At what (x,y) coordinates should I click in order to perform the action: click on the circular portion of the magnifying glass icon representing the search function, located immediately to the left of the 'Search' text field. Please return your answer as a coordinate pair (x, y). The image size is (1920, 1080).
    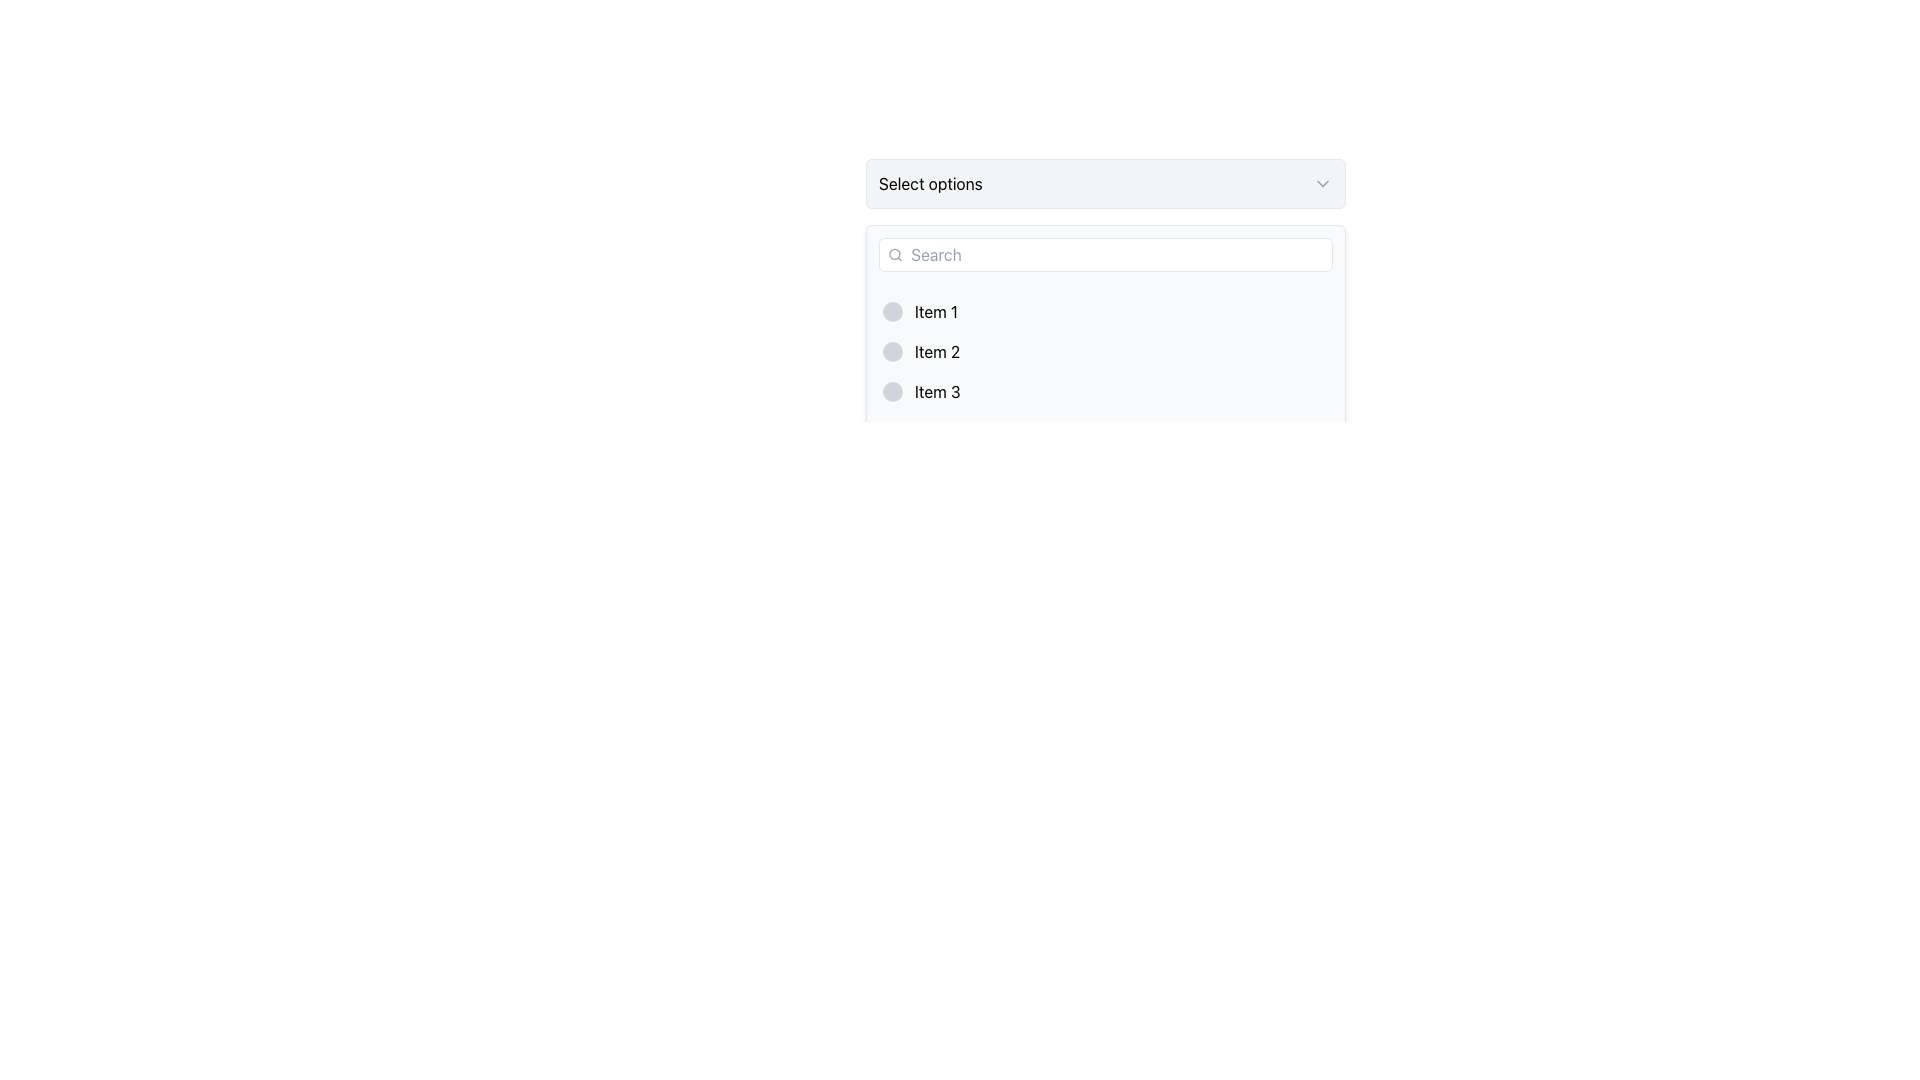
    Looking at the image, I should click on (893, 253).